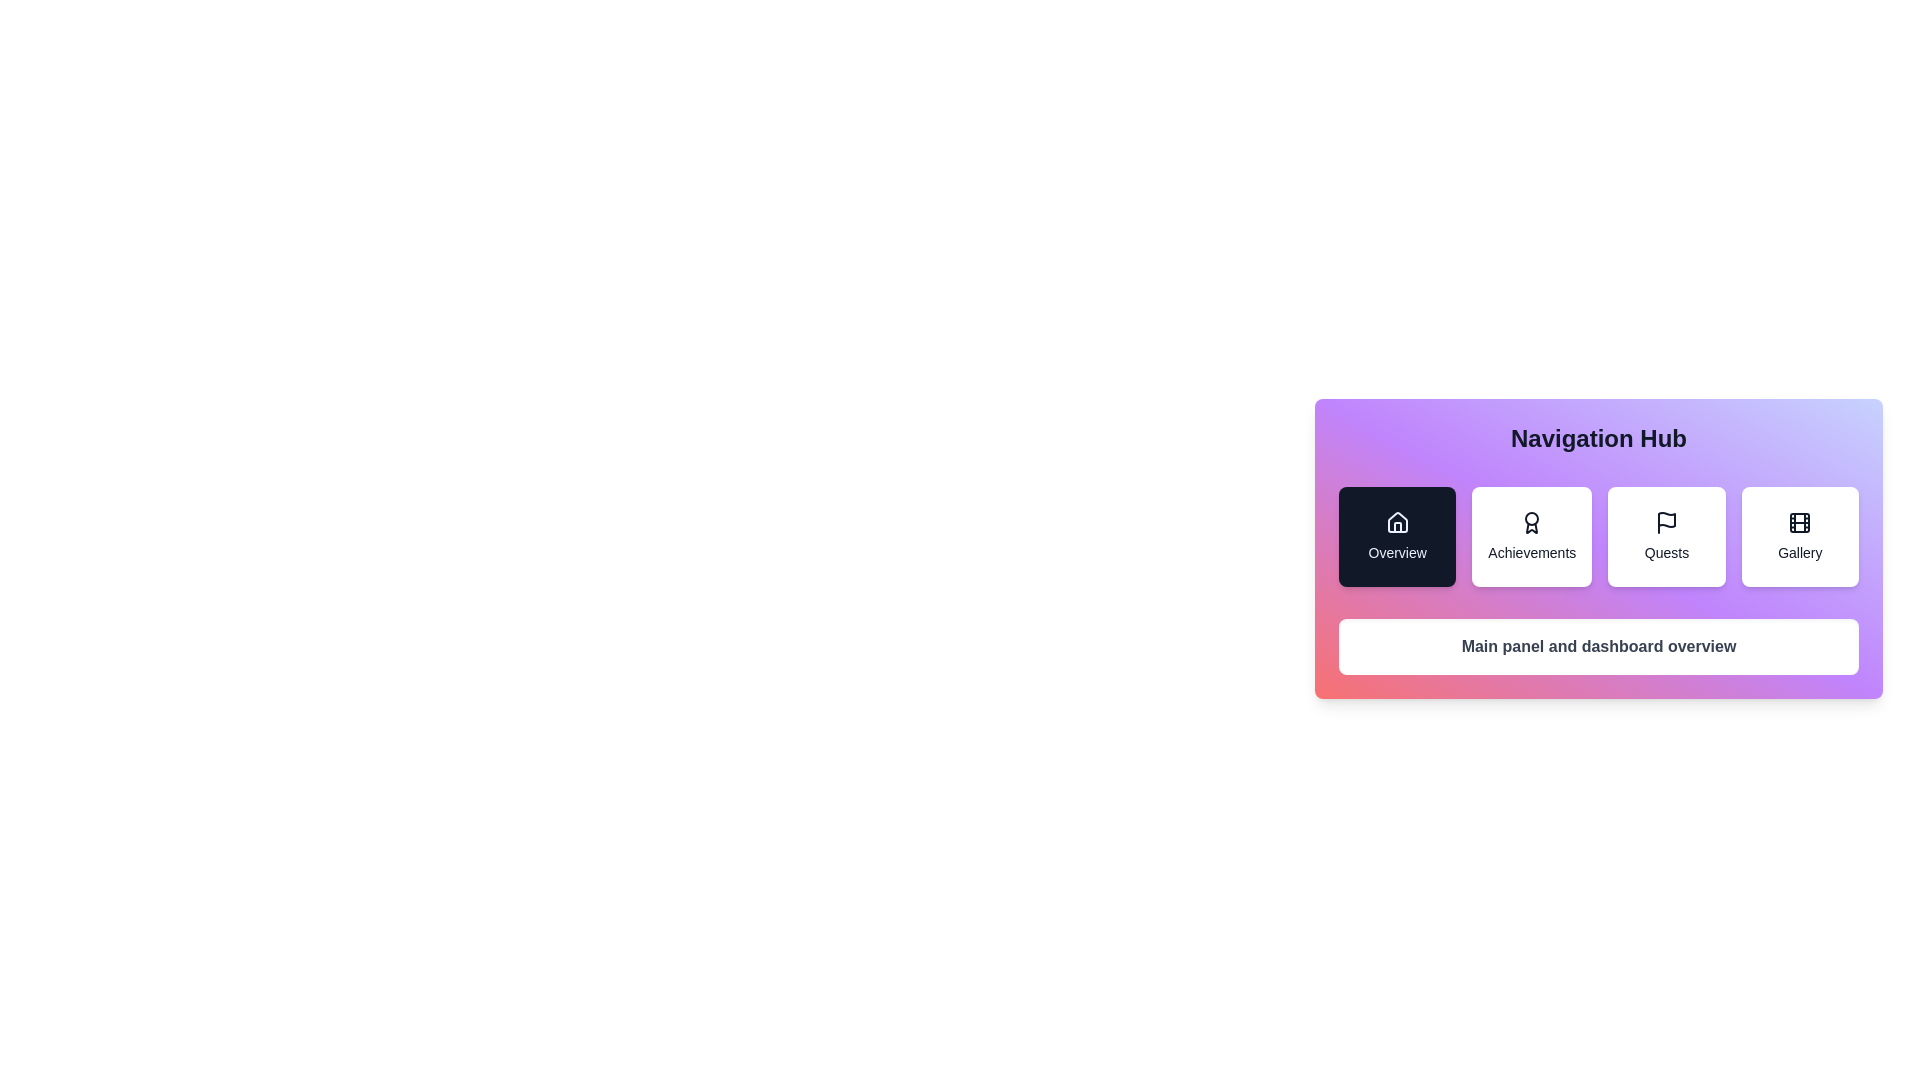  What do you see at coordinates (1800, 522) in the screenshot?
I see `the 'Gallery' button, which is the fourth button in a row of navigation buttons at the top-right corner of the panel` at bounding box center [1800, 522].